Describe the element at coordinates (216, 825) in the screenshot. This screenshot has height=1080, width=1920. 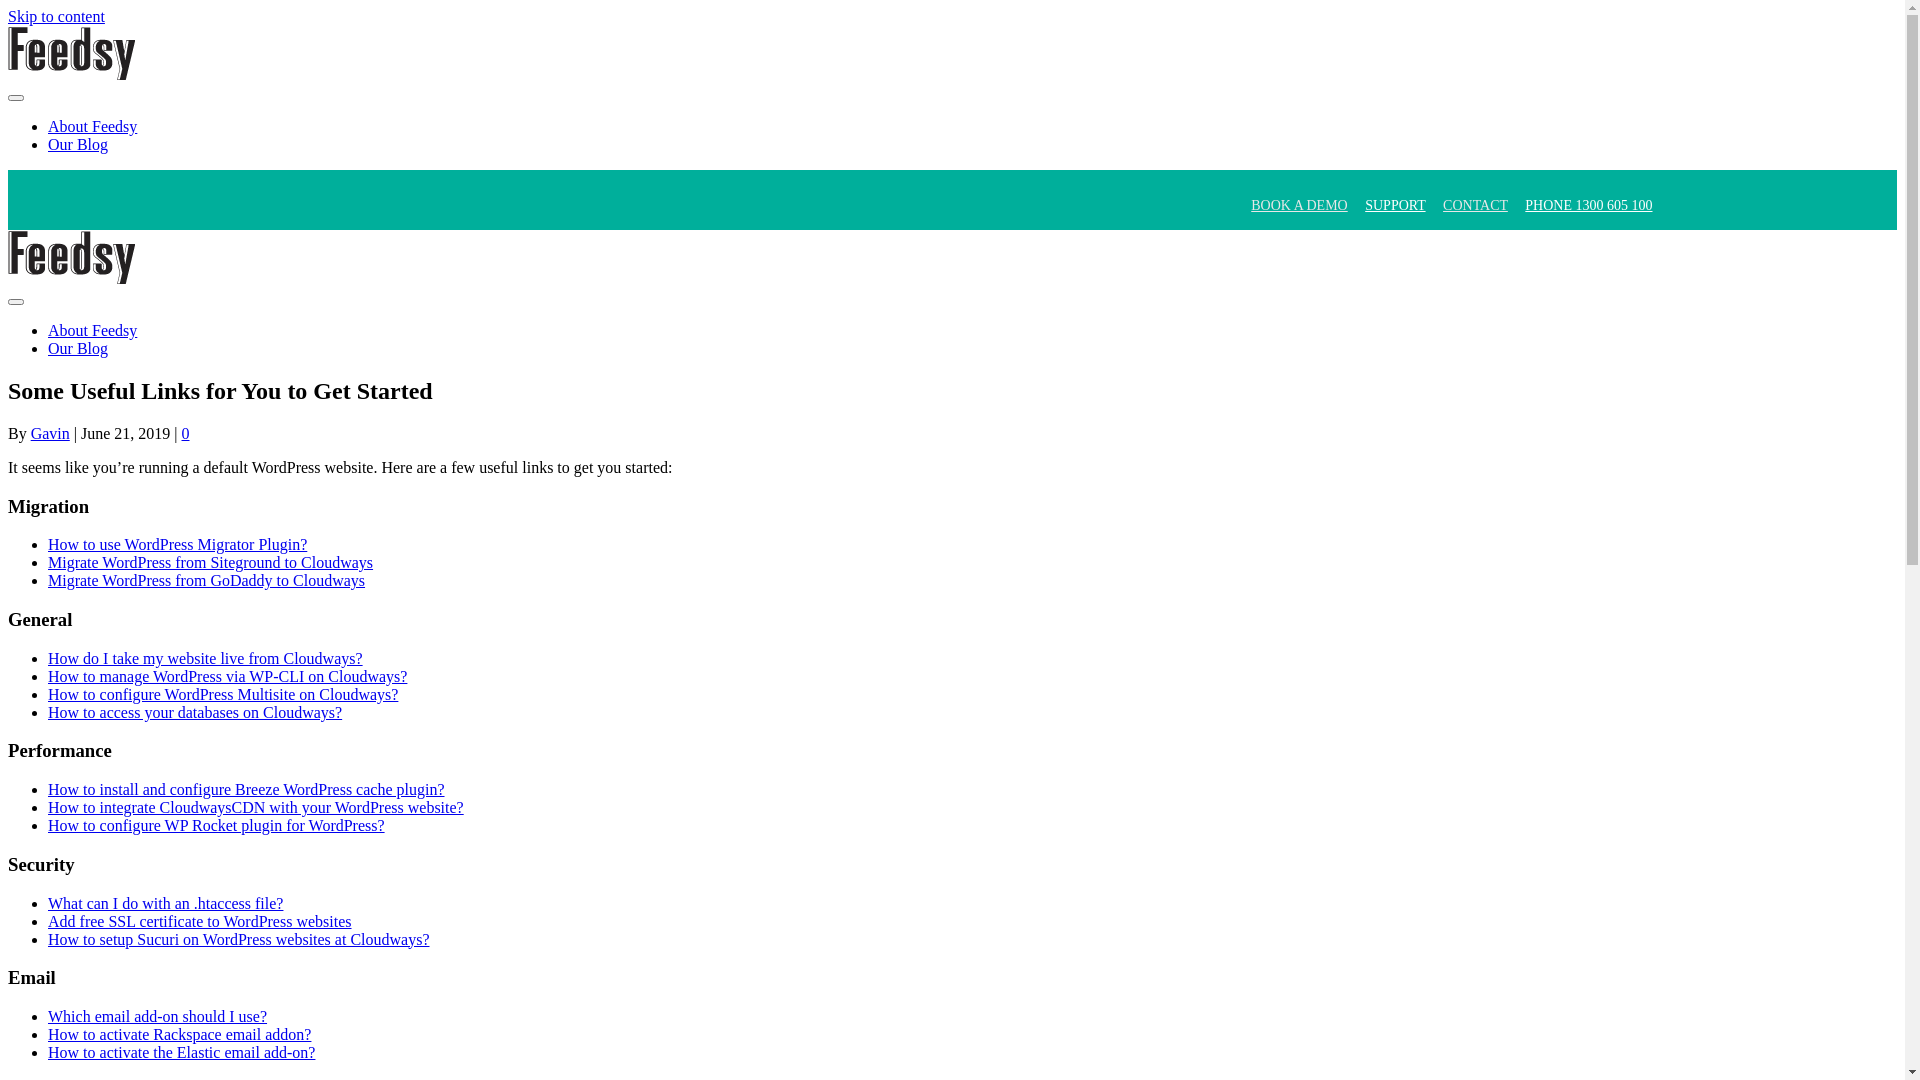
I see `'How to configure WP Rocket plugin for WordPress?'` at that location.